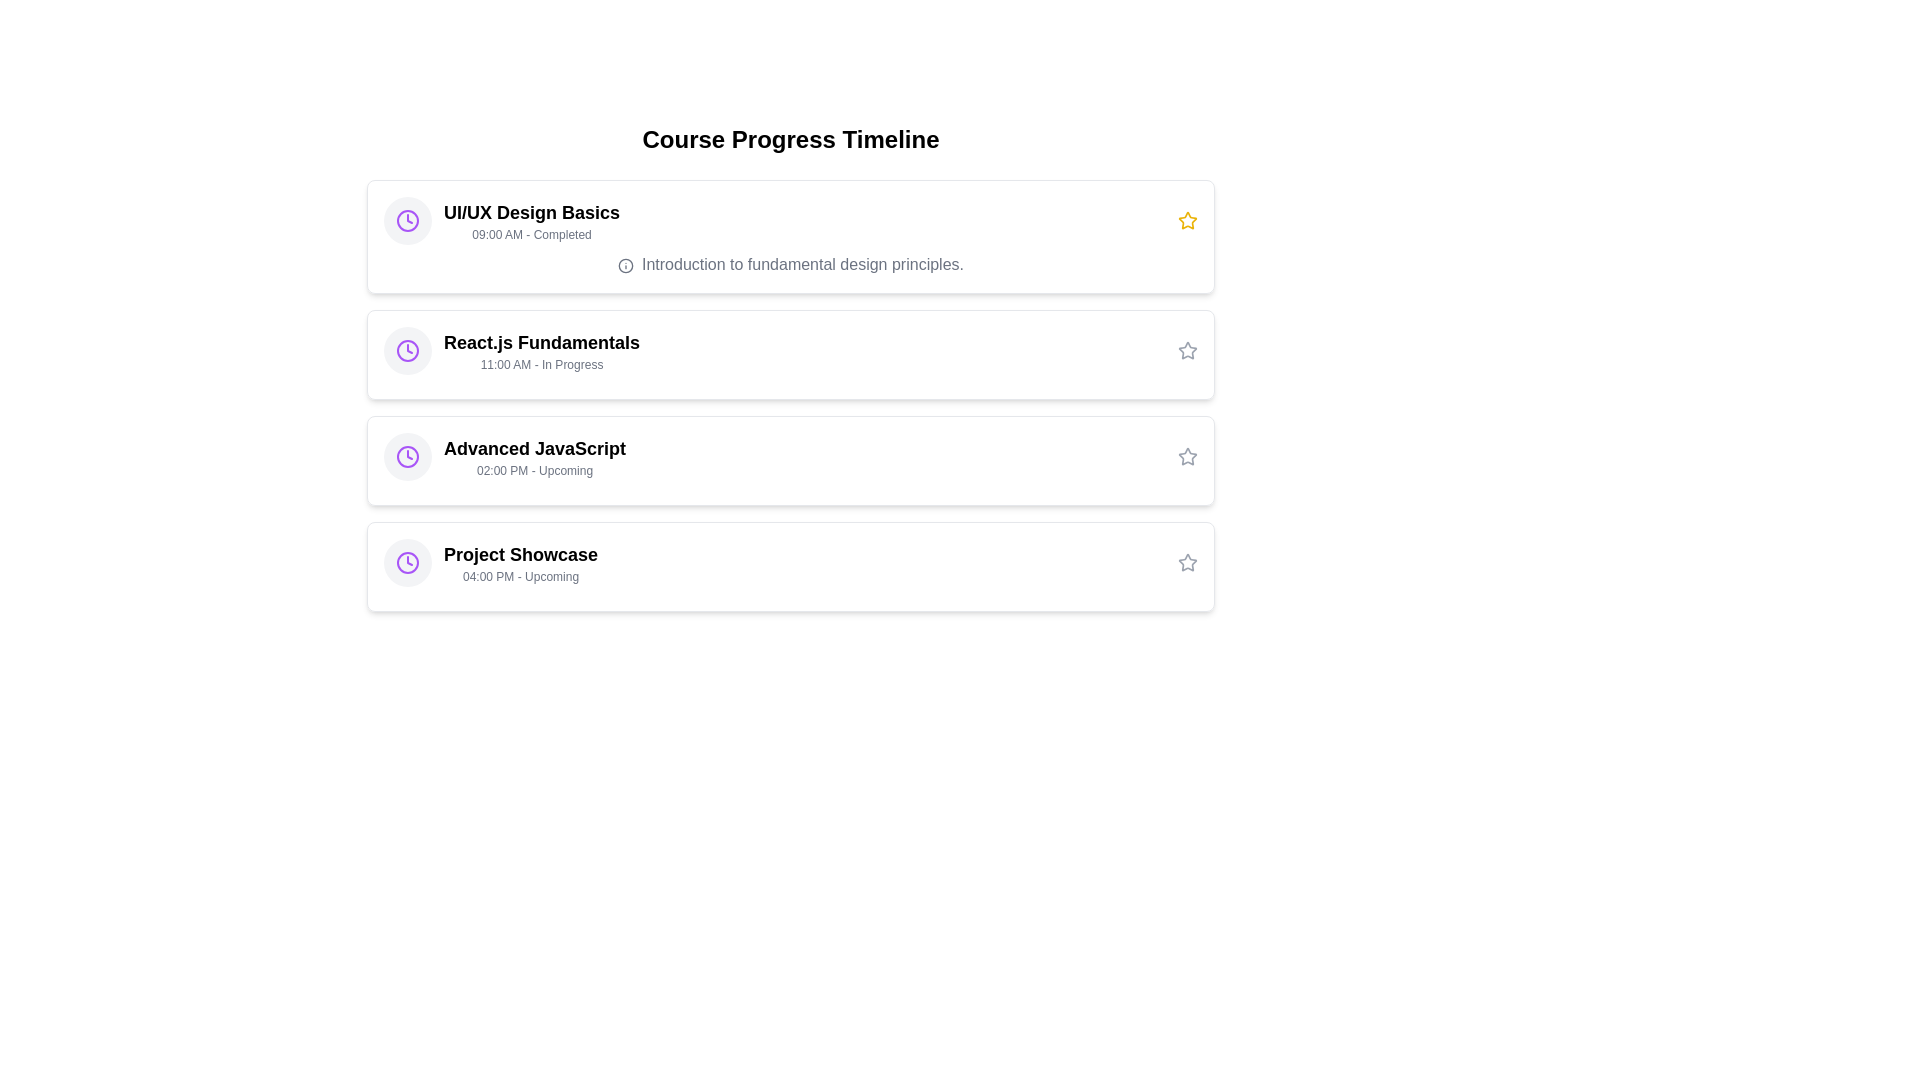 The image size is (1920, 1080). Describe the element at coordinates (1188, 563) in the screenshot. I see `the star icon located at the far right of the fourth item in the list under 'Course Progress Timeline'` at that location.